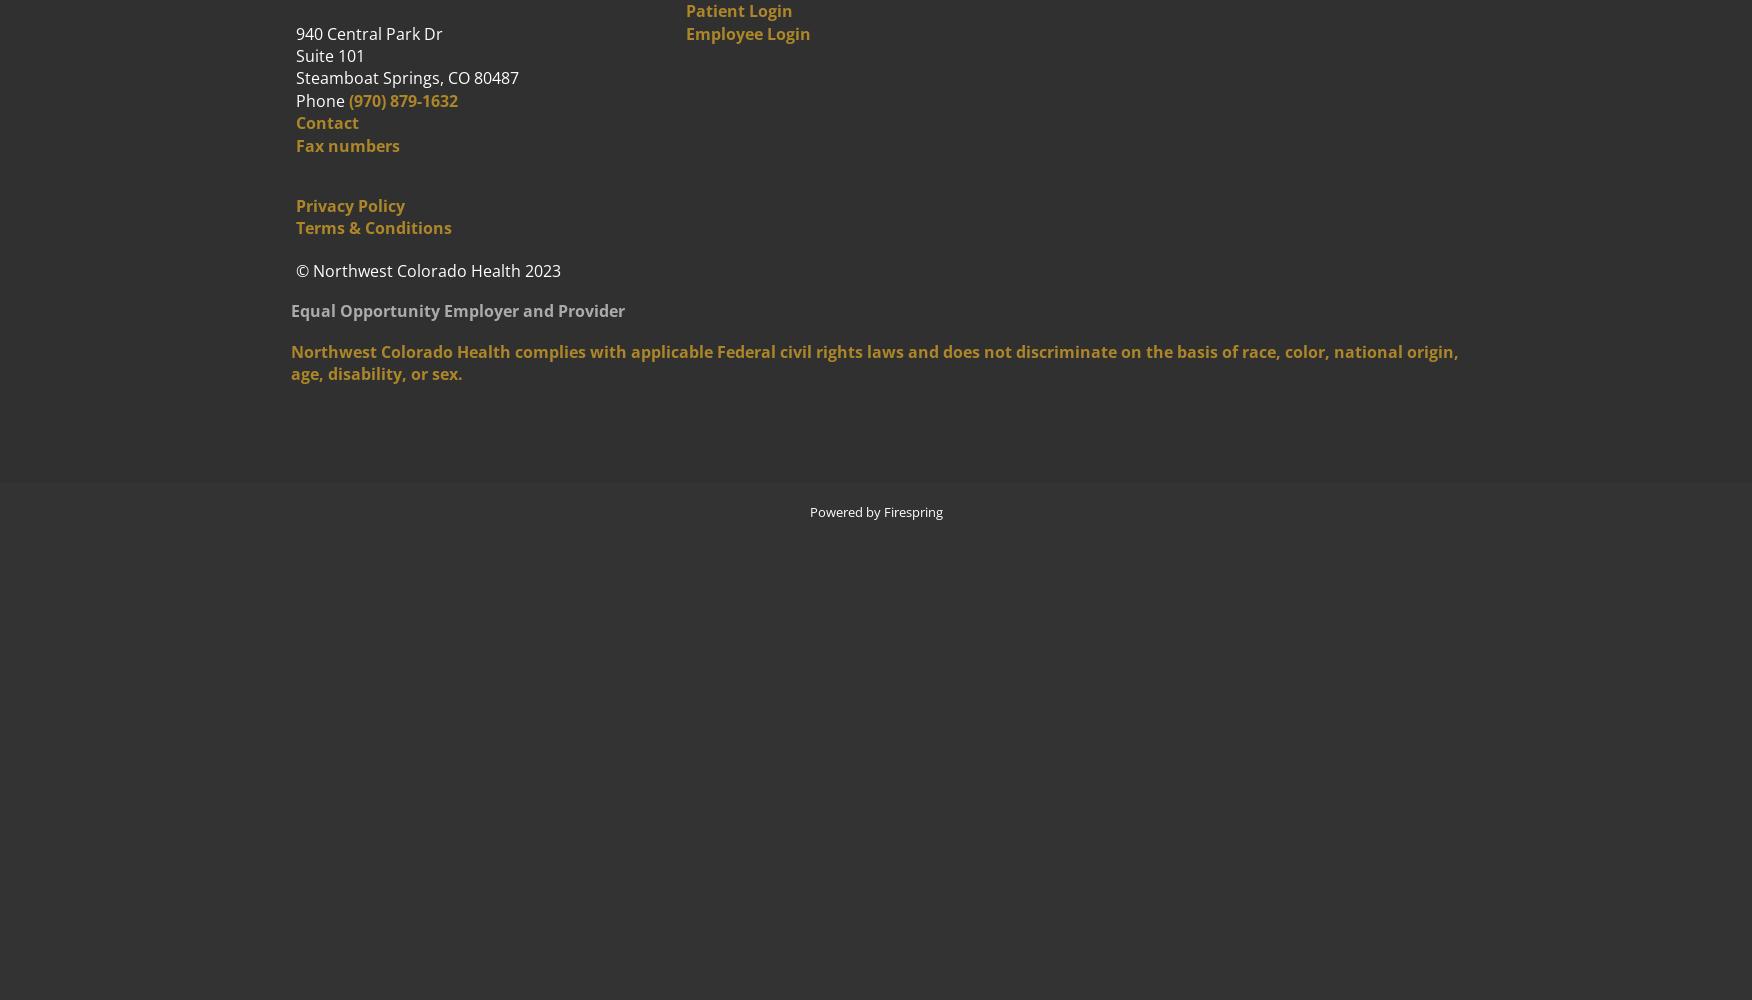 This screenshot has width=1752, height=1000. I want to click on 'Phone', so click(320, 99).